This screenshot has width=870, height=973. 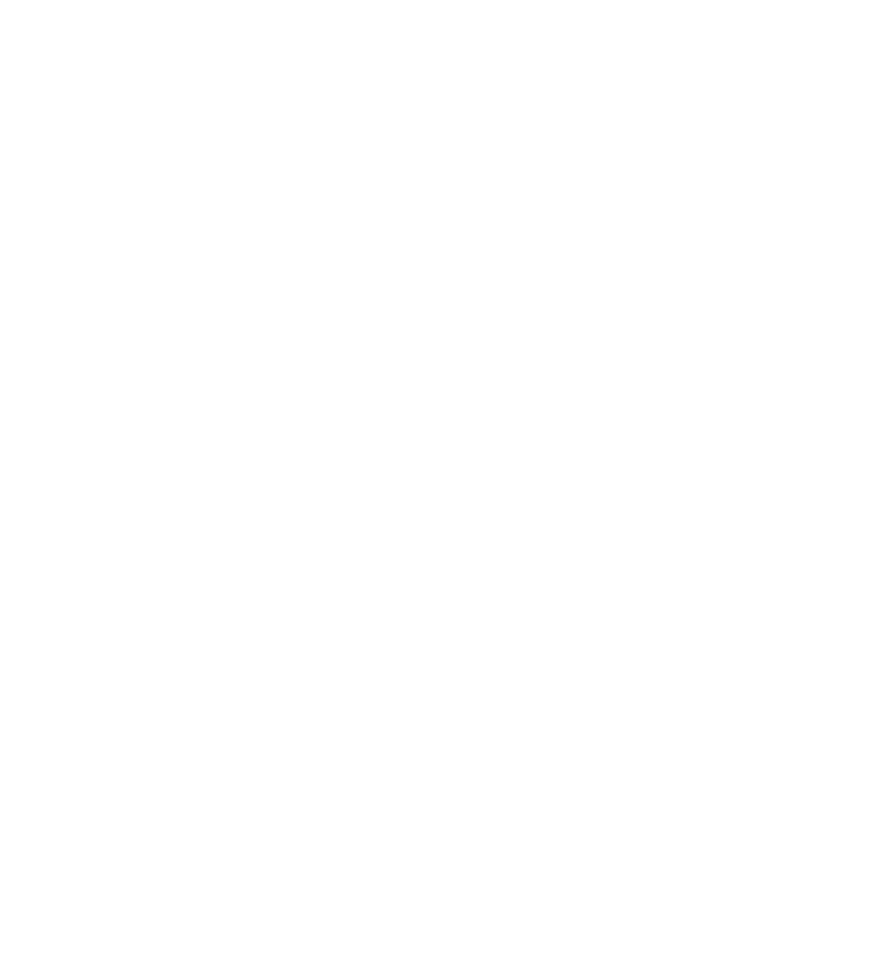 What do you see at coordinates (301, 634) in the screenshot?
I see `'EAW SM12 Stage Monitor Unveiled'` at bounding box center [301, 634].